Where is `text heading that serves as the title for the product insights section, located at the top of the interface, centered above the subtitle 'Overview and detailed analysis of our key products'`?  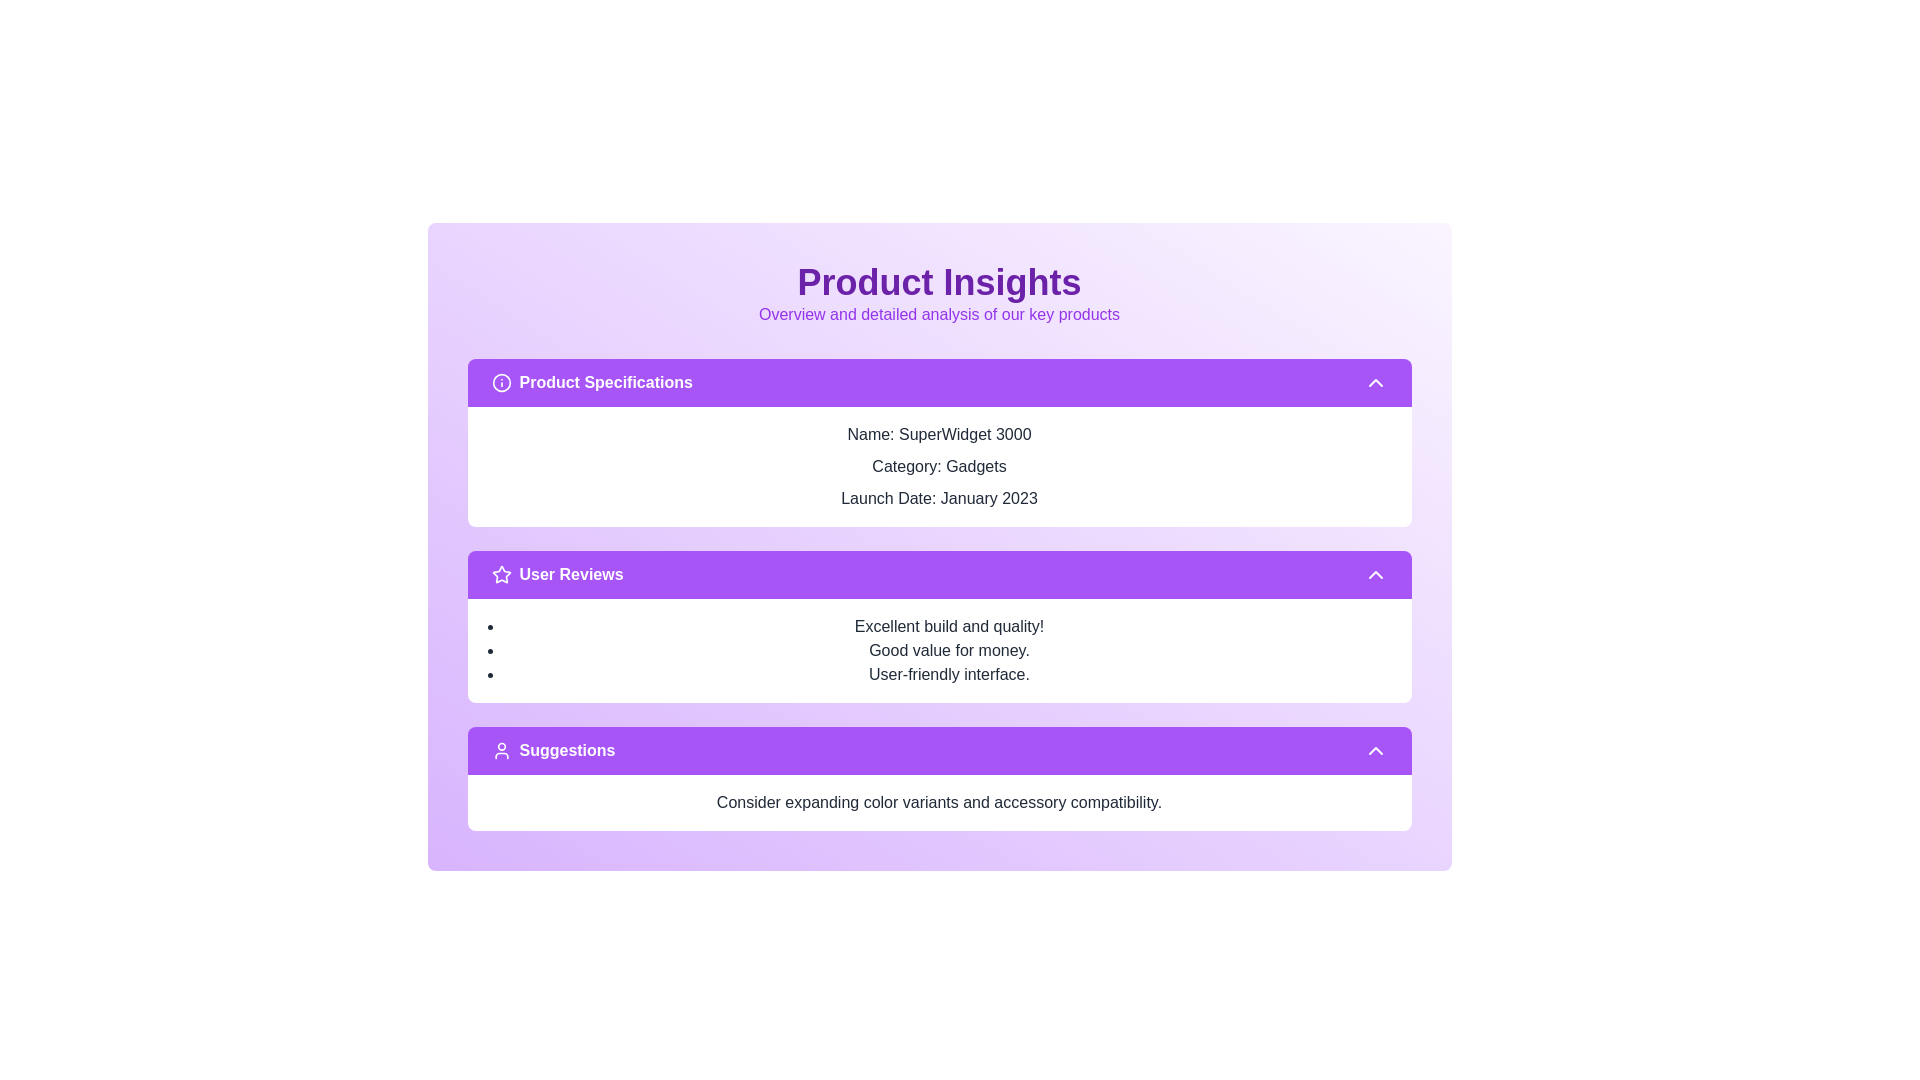 text heading that serves as the title for the product insights section, located at the top of the interface, centered above the subtitle 'Overview and detailed analysis of our key products' is located at coordinates (938, 282).